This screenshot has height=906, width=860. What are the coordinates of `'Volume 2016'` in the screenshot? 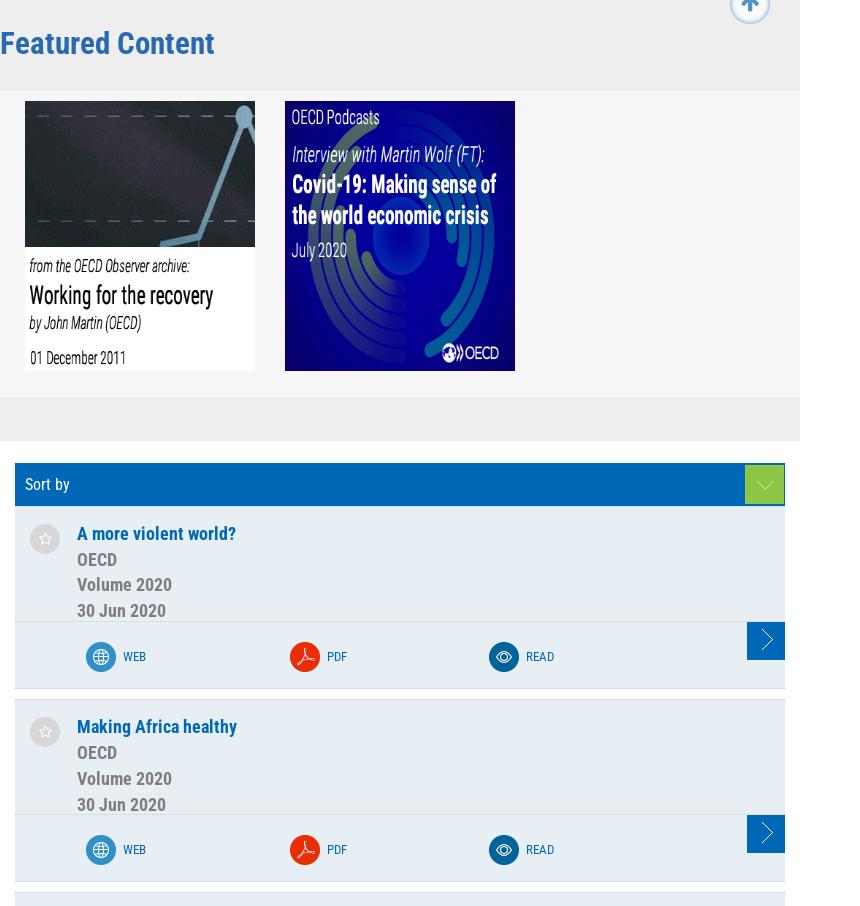 It's located at (219, 9).